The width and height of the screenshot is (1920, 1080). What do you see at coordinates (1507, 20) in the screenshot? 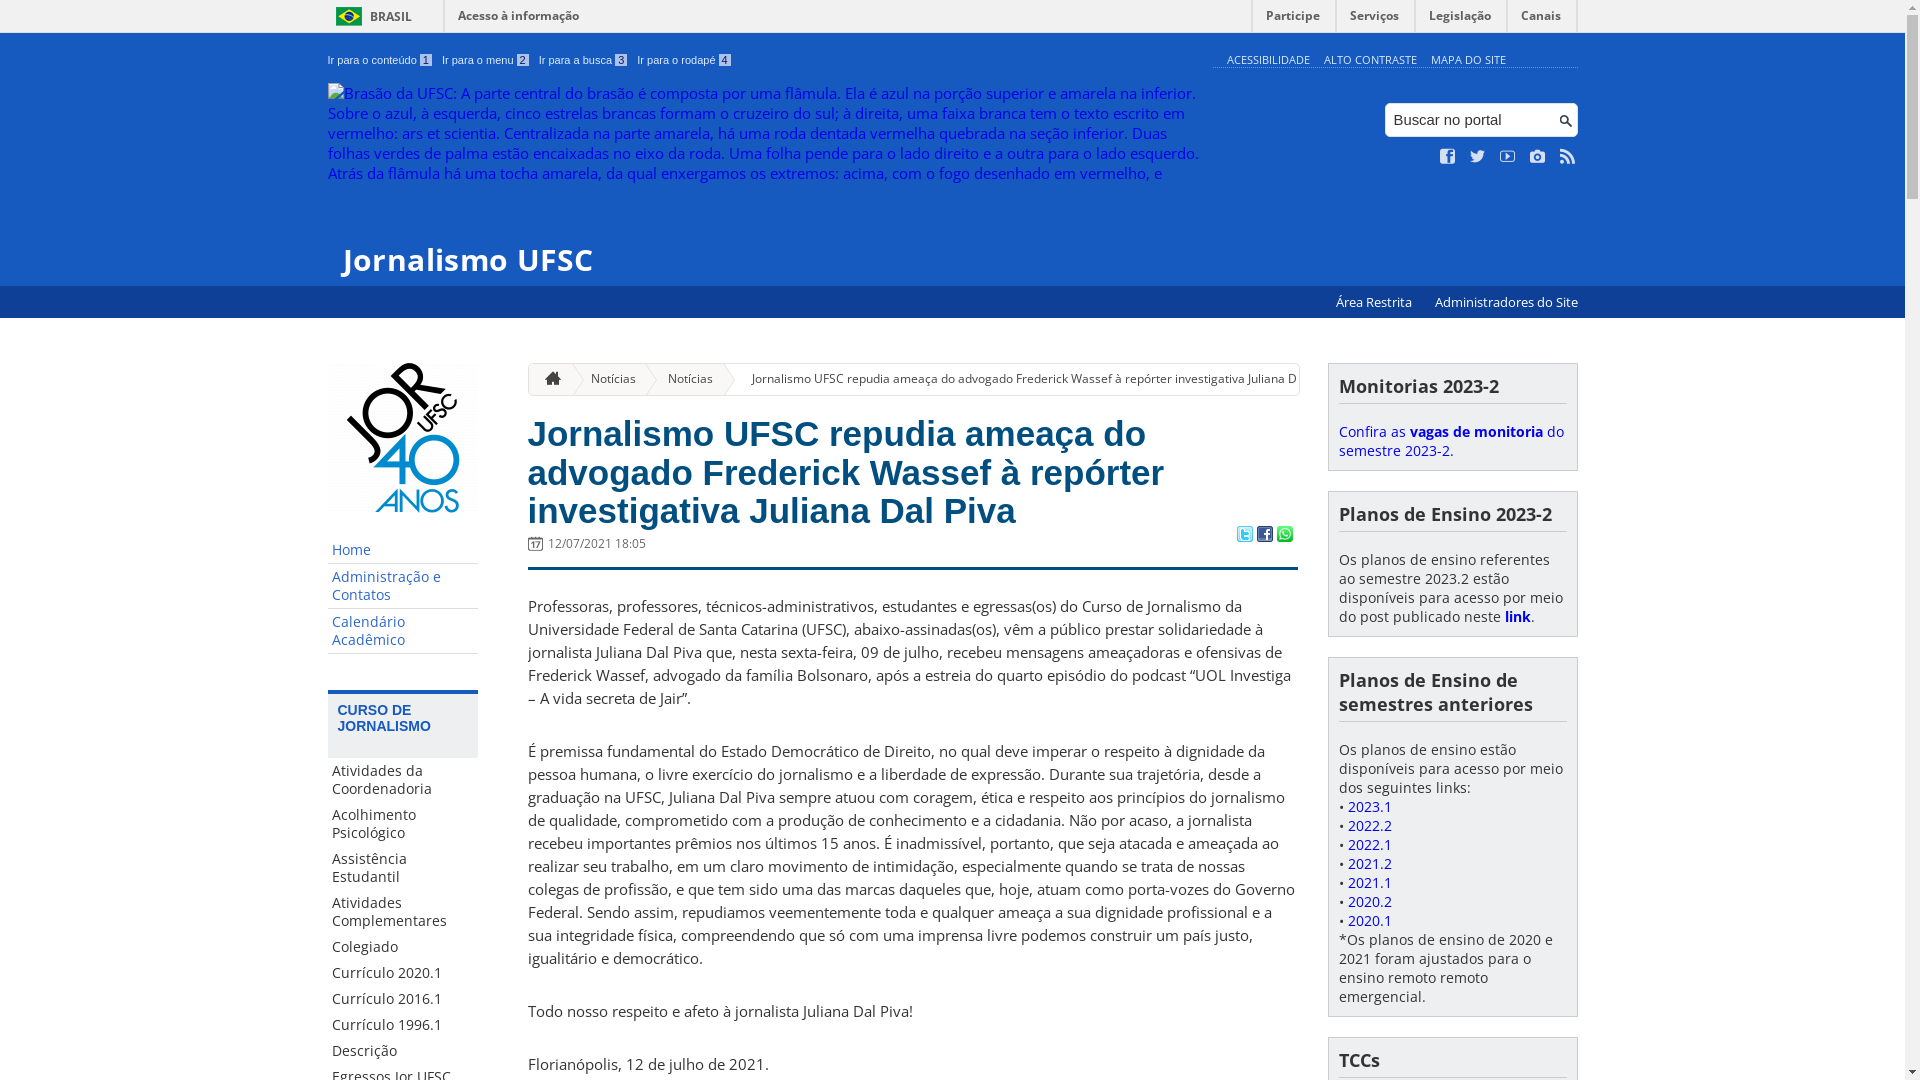
I see `'Canais'` at bounding box center [1507, 20].